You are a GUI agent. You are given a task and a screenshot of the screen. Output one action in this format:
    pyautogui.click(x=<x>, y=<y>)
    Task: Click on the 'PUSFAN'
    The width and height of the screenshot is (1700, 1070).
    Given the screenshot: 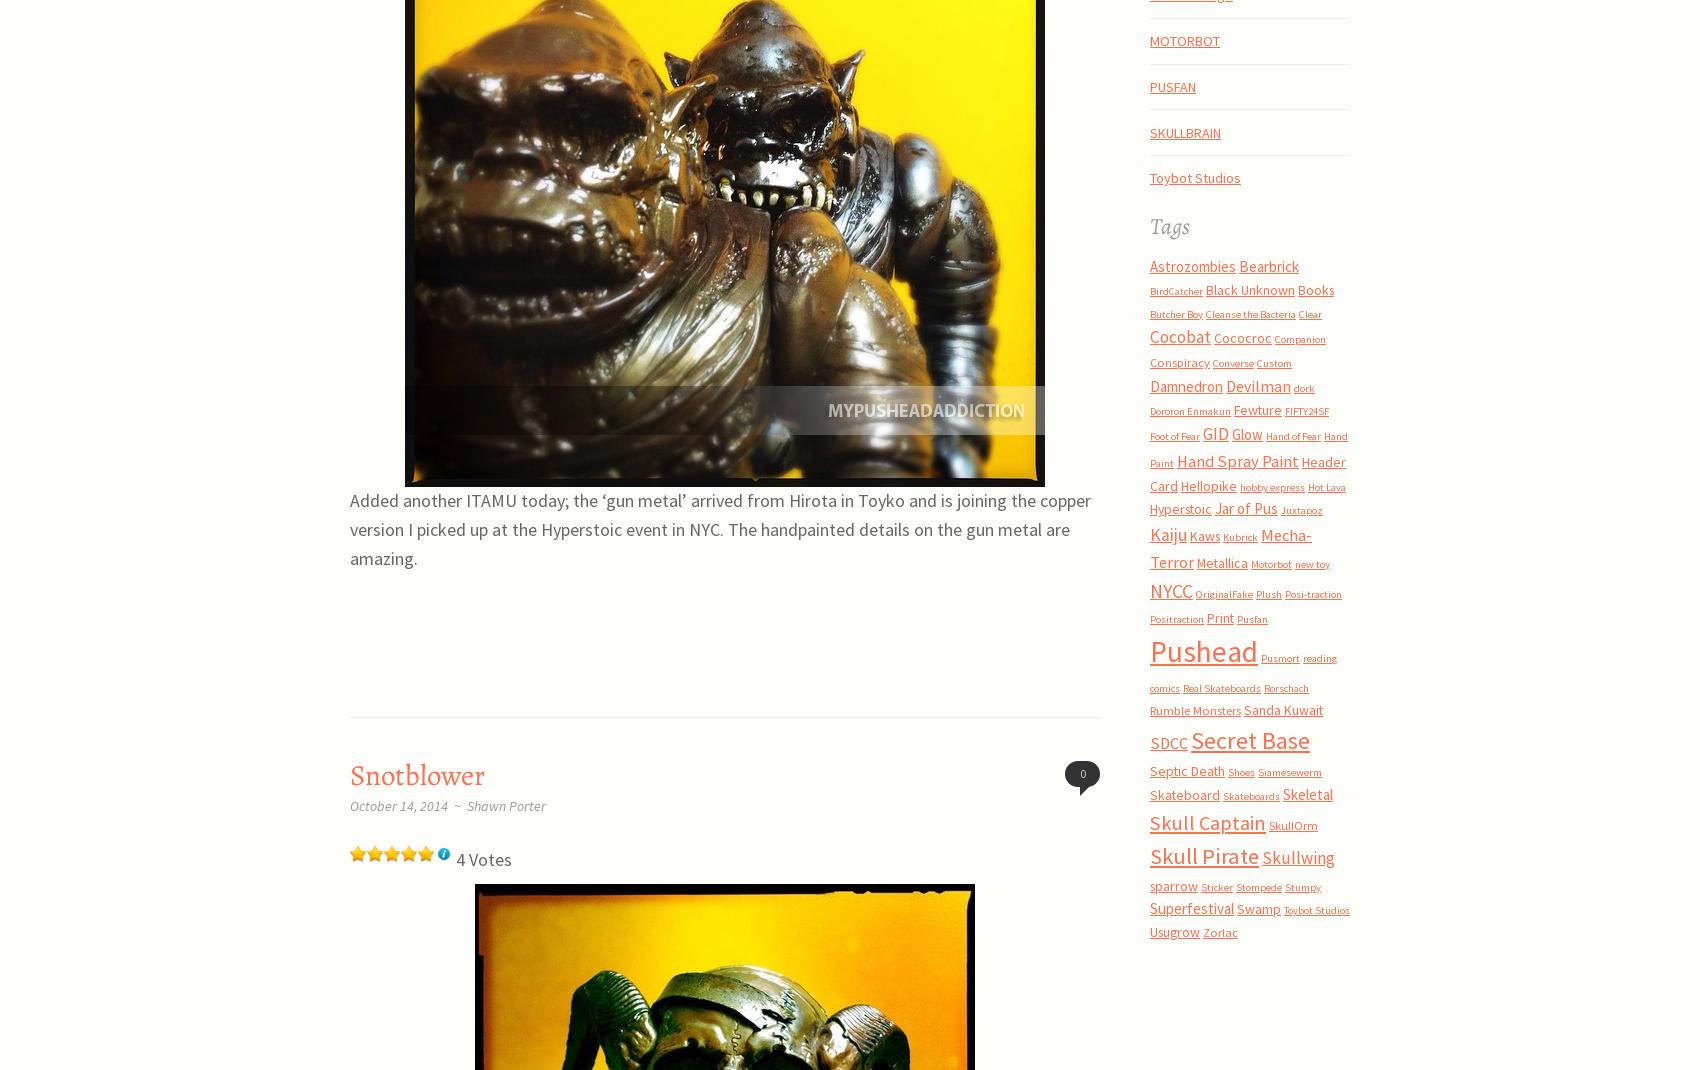 What is the action you would take?
    pyautogui.click(x=1172, y=85)
    